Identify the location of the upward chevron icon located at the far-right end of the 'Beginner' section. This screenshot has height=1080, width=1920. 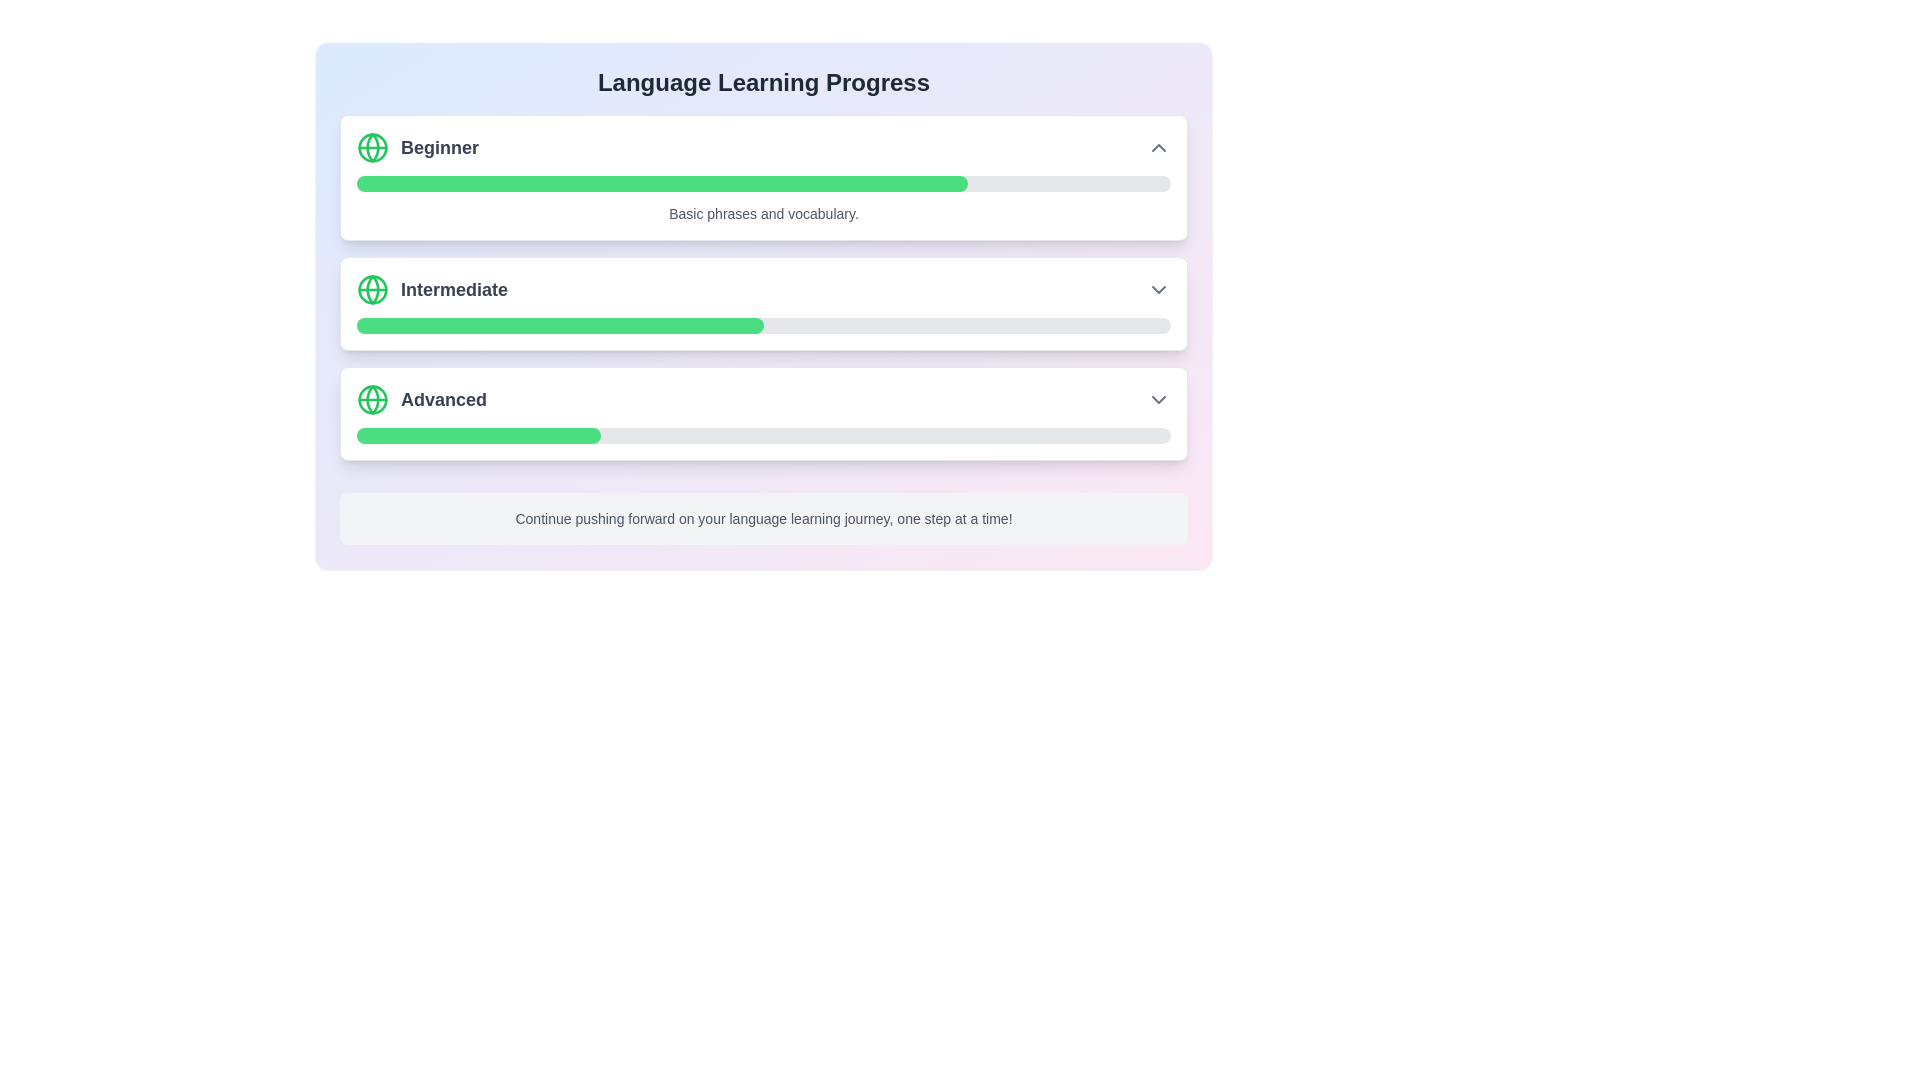
(1158, 146).